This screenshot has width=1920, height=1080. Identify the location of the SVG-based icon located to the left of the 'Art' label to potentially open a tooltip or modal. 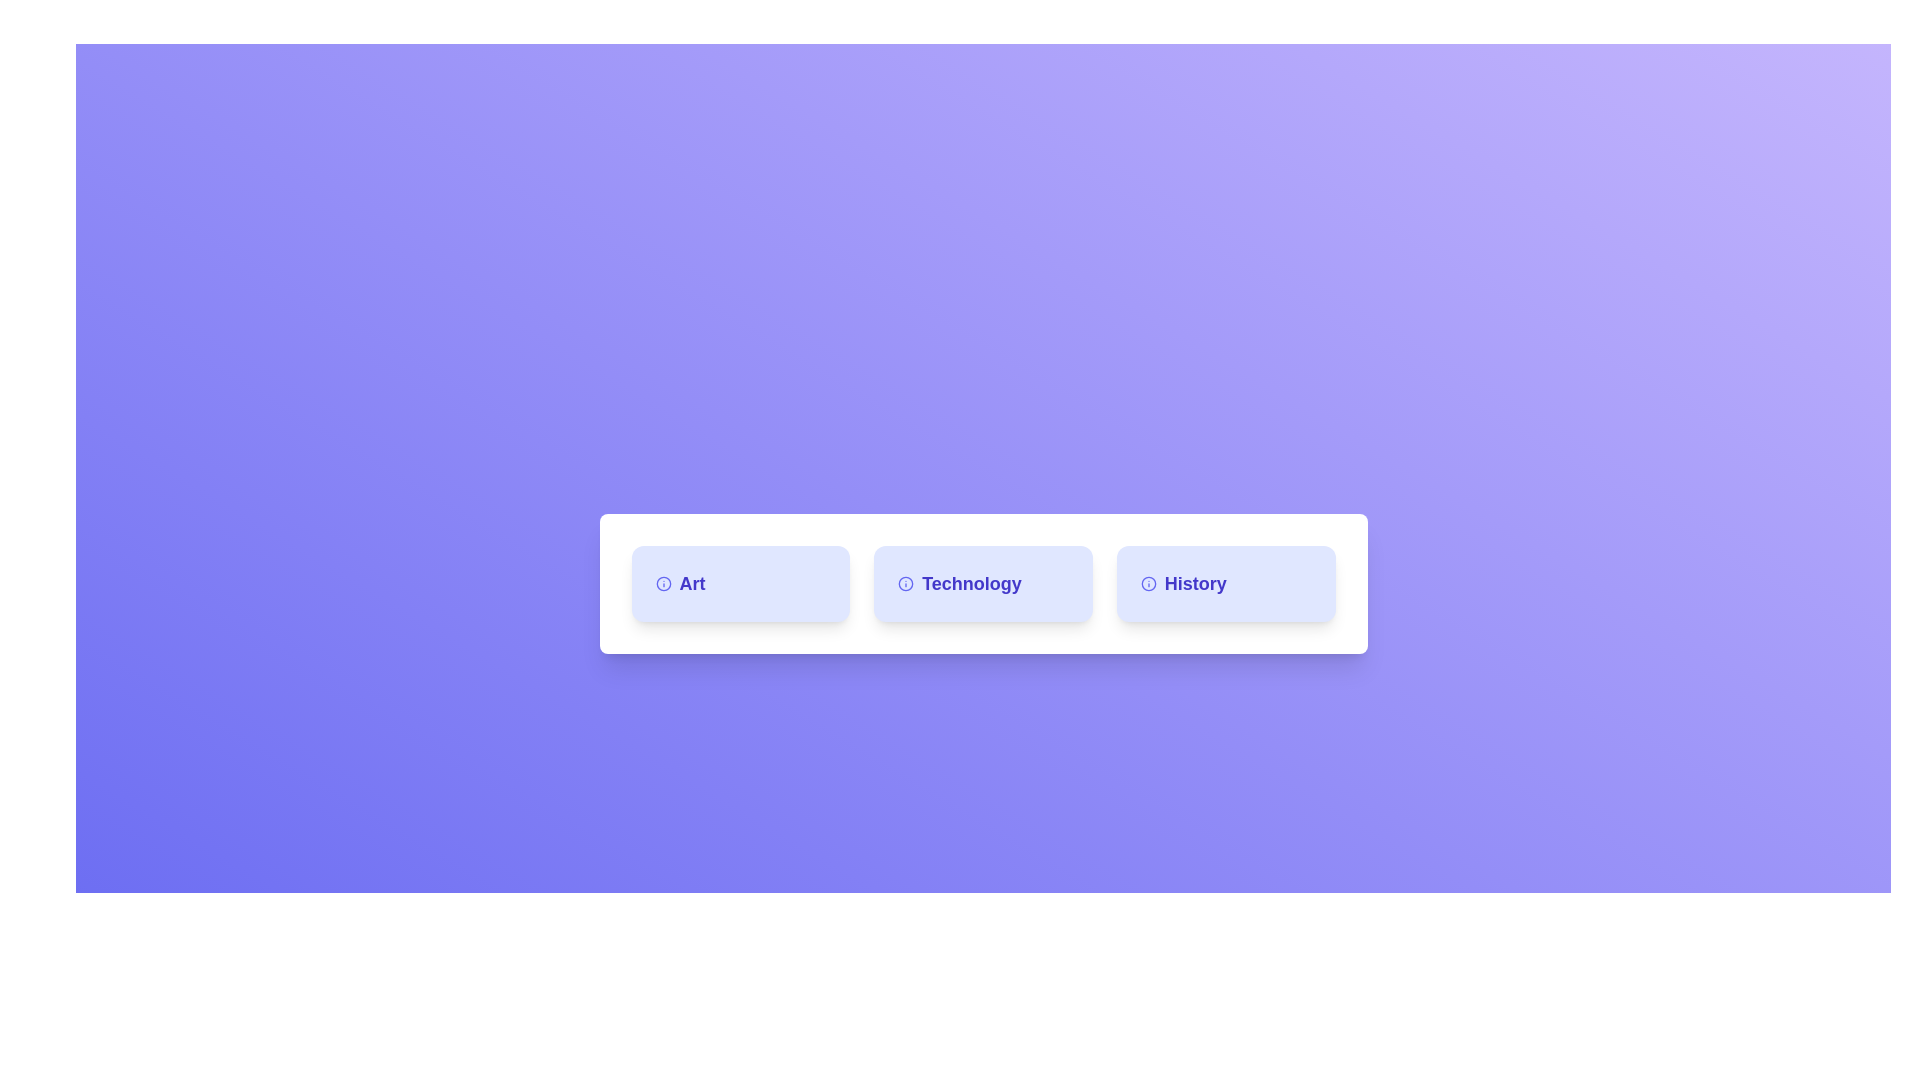
(663, 583).